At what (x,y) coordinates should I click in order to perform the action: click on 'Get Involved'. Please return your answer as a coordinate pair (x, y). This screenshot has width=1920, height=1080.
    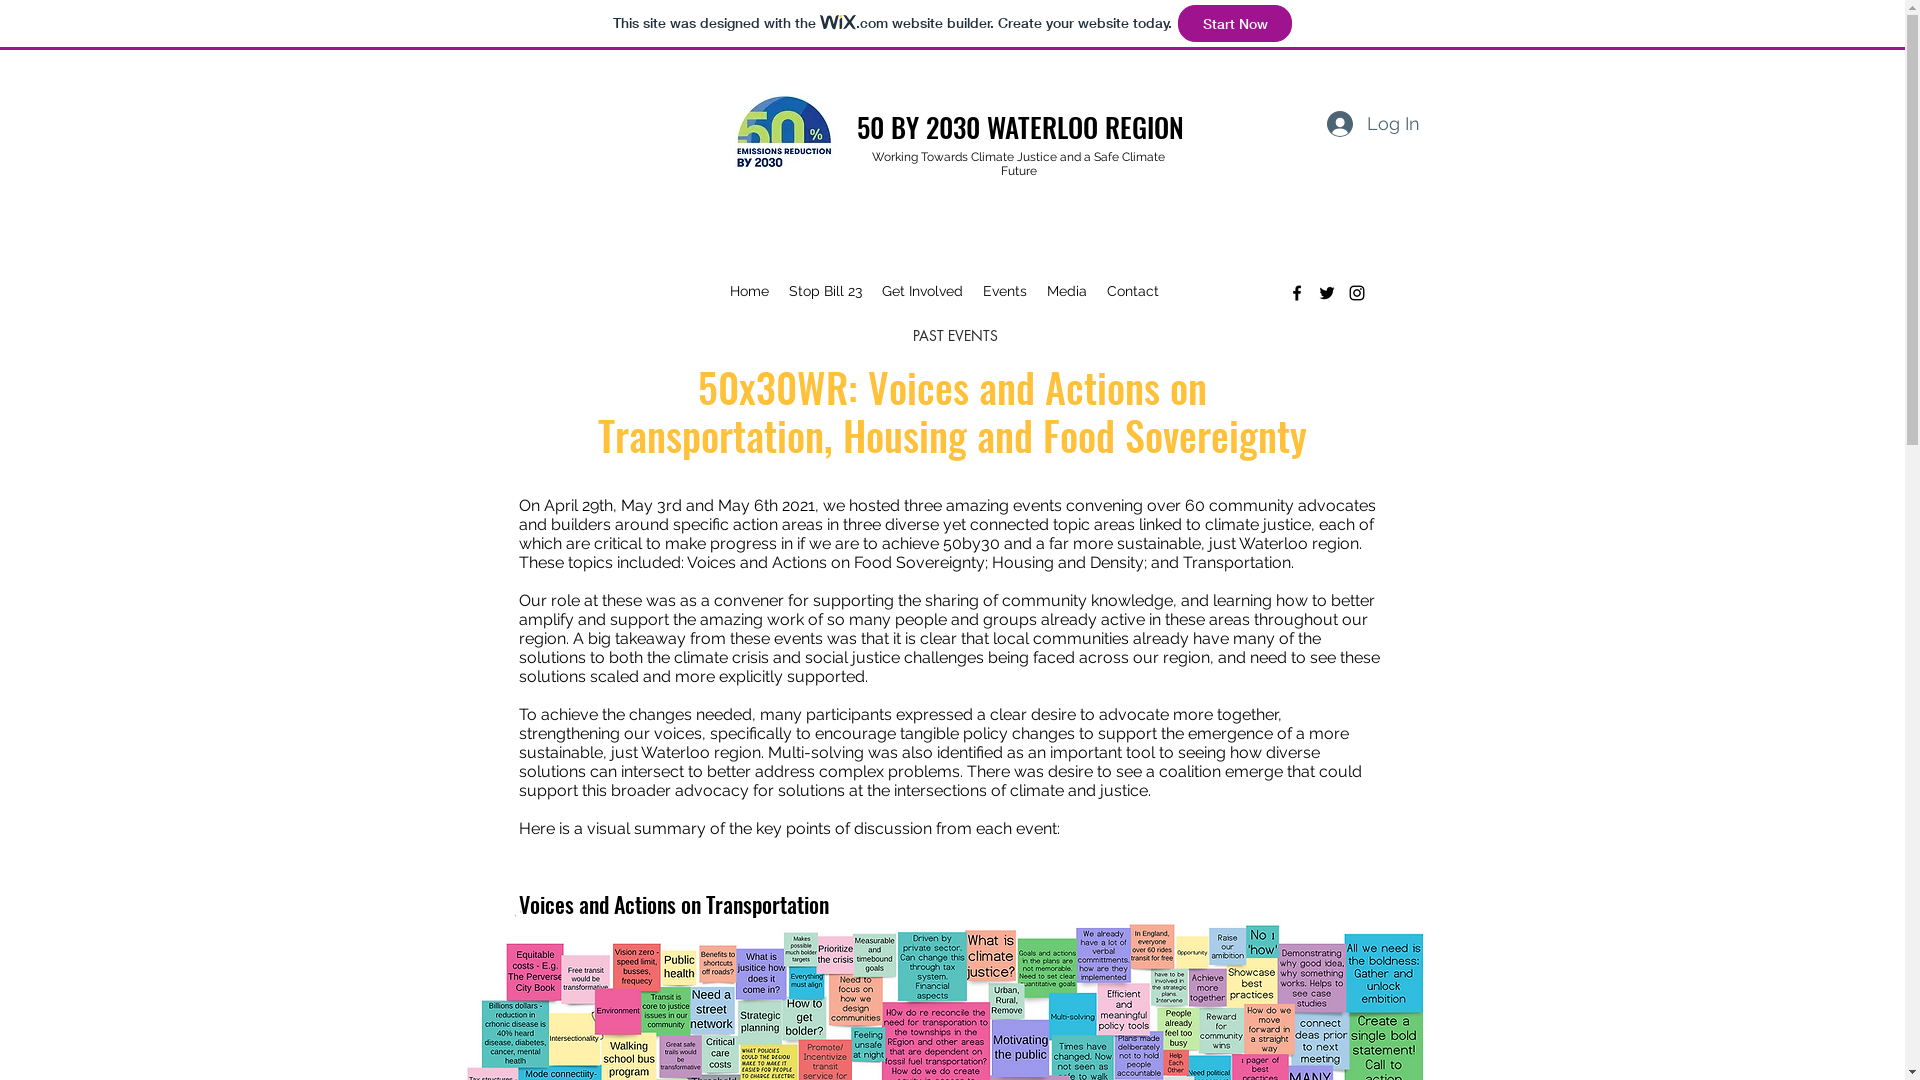
    Looking at the image, I should click on (921, 290).